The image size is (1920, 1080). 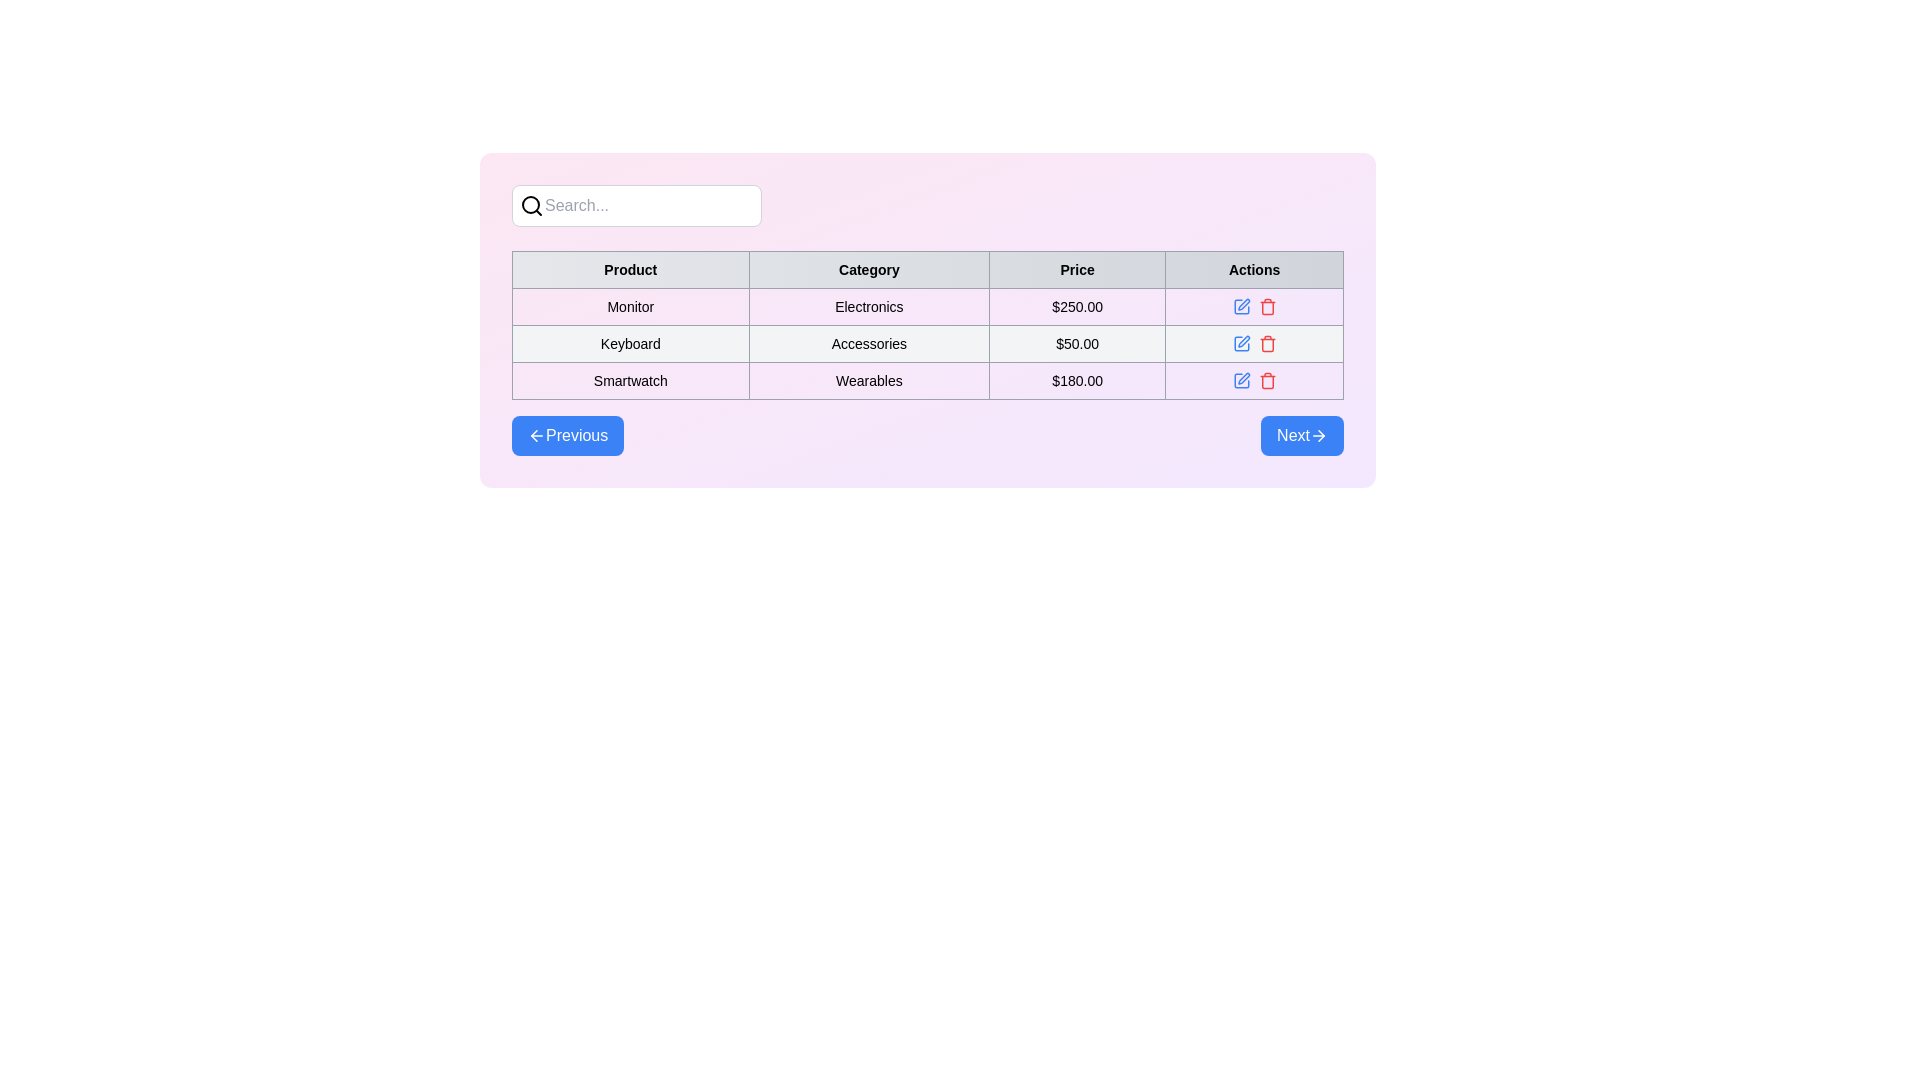 I want to click on text from the 'Keyboard' label, which is a text label styled with a centered alignment and bordered by a gray outline, located in the second row under the 'Product' column of a tabular structure, so click(x=629, y=342).